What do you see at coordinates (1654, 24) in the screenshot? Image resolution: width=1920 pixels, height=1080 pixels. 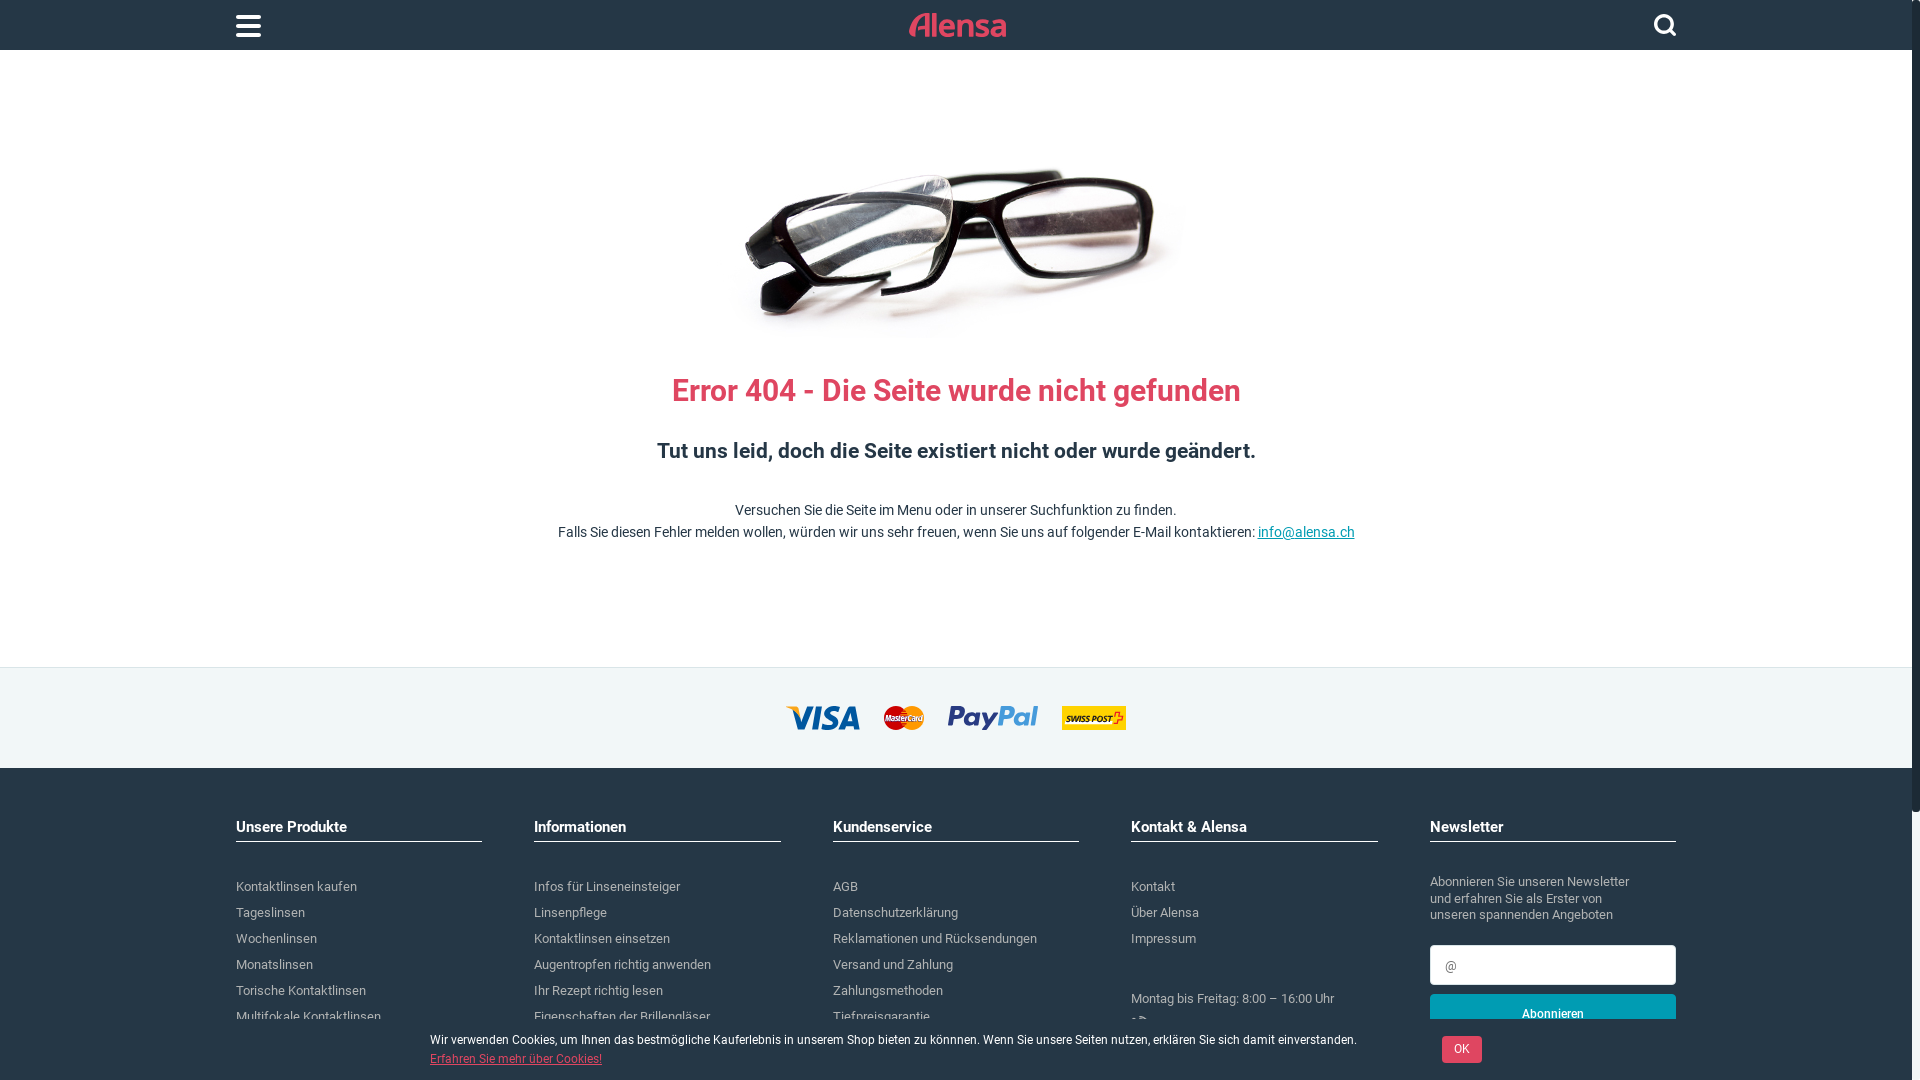 I see `'Suchen'` at bounding box center [1654, 24].